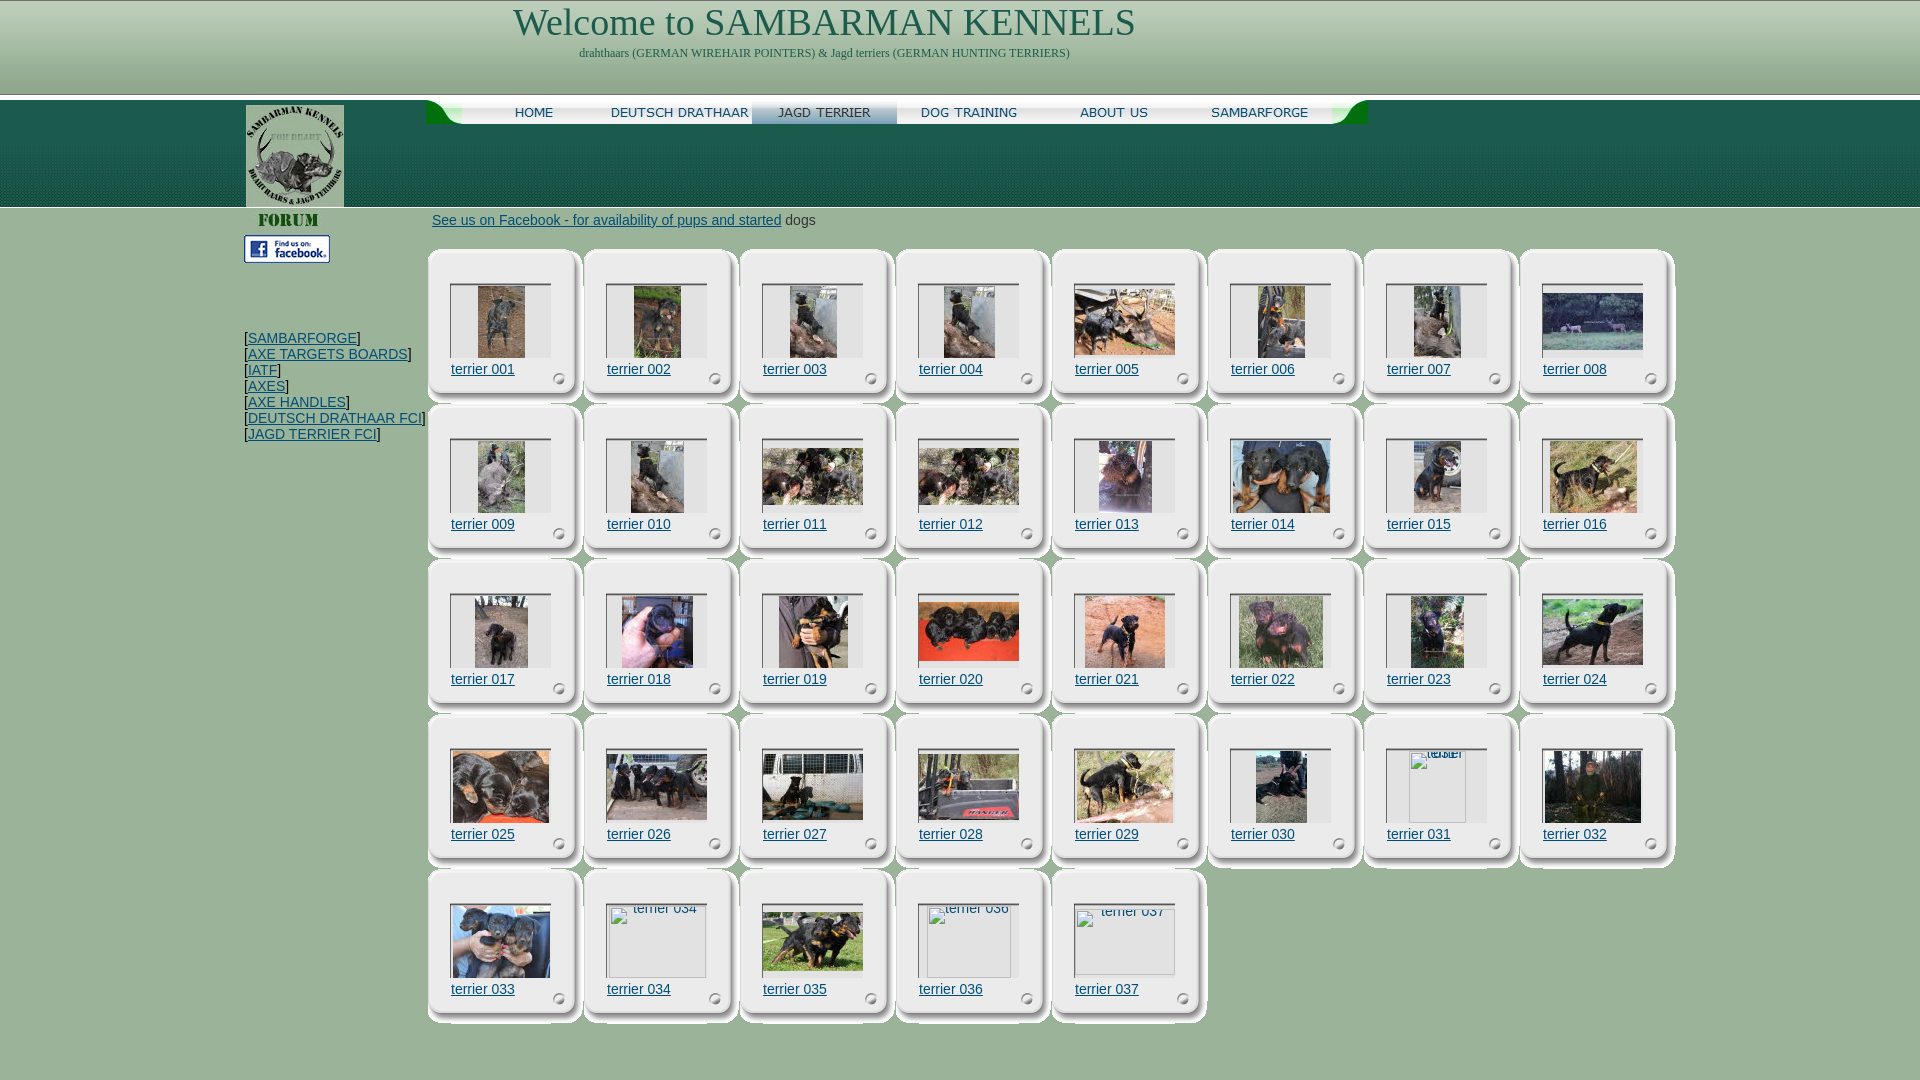 Image resolution: width=1920 pixels, height=1080 pixels. Describe the element at coordinates (969, 941) in the screenshot. I see `'terrier 036'` at that location.